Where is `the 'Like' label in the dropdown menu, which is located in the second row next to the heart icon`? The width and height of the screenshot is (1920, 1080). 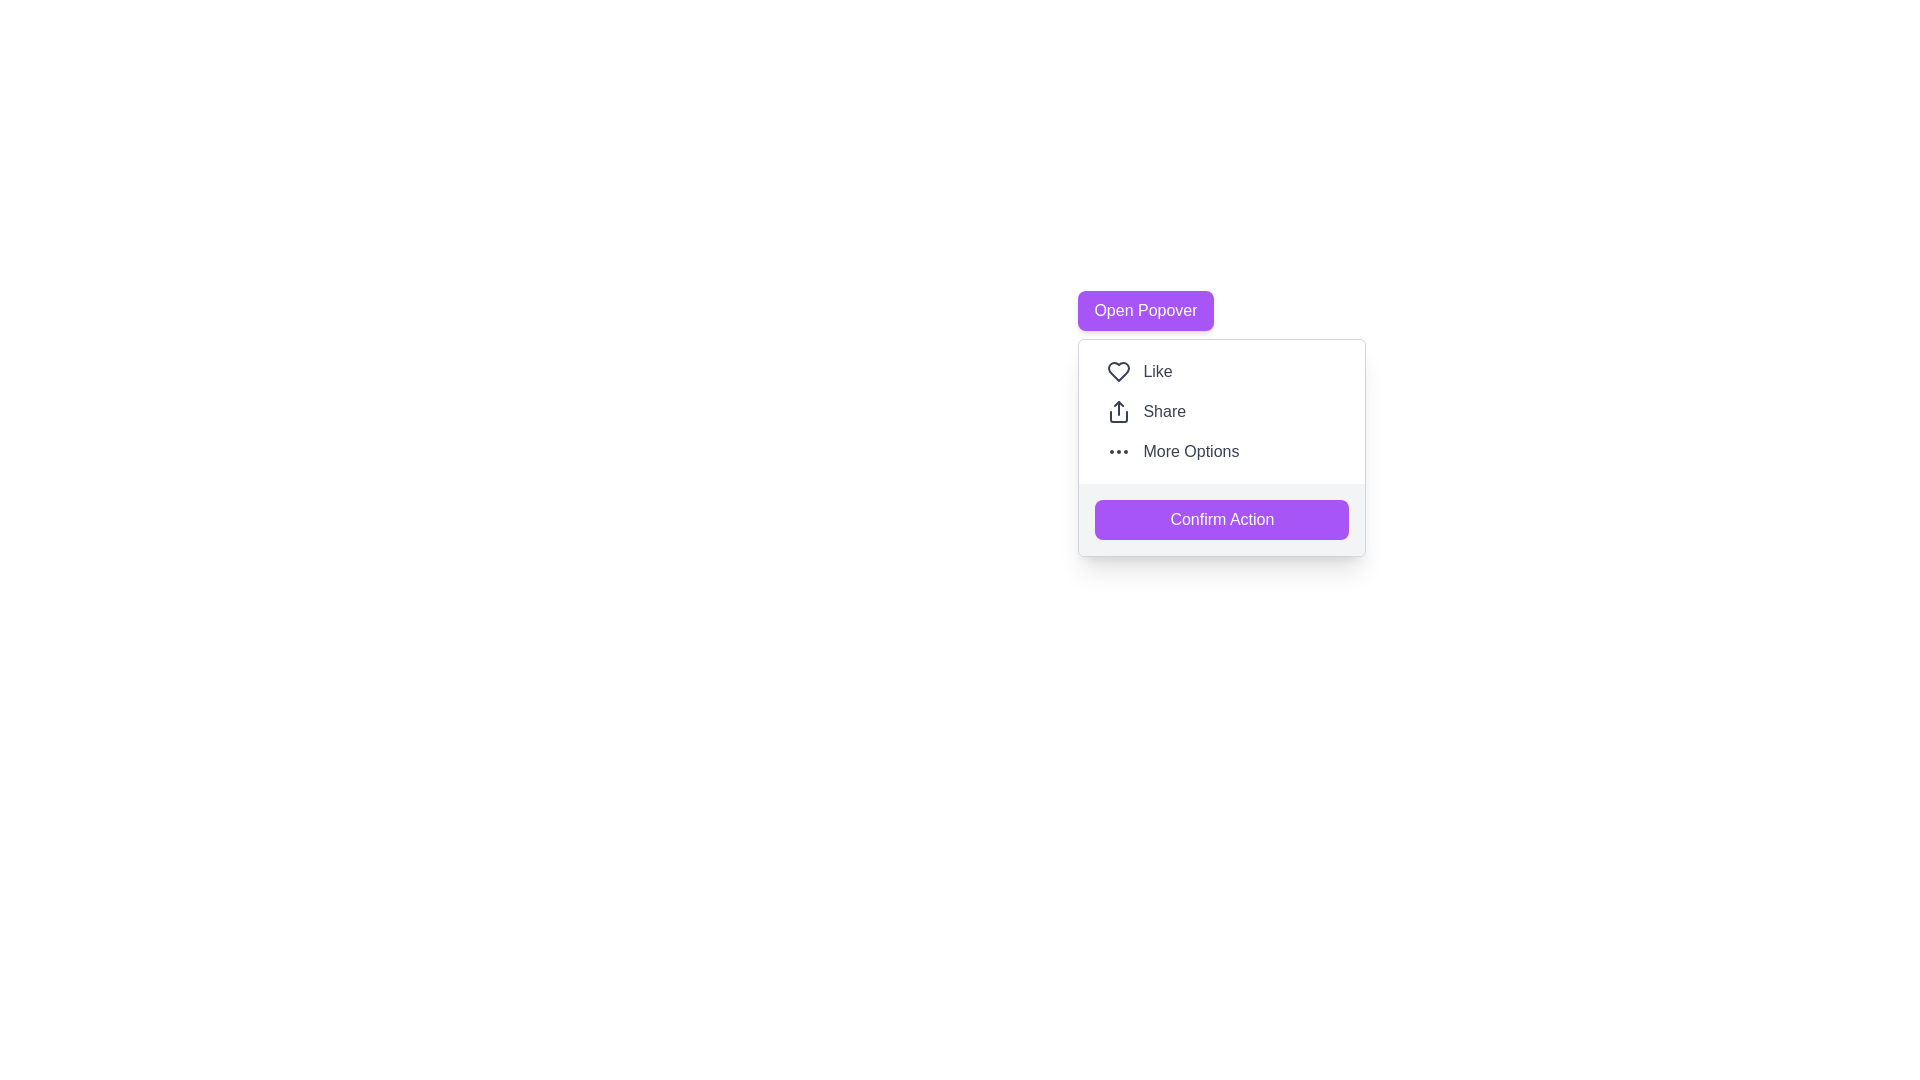 the 'Like' label in the dropdown menu, which is located in the second row next to the heart icon is located at coordinates (1158, 371).